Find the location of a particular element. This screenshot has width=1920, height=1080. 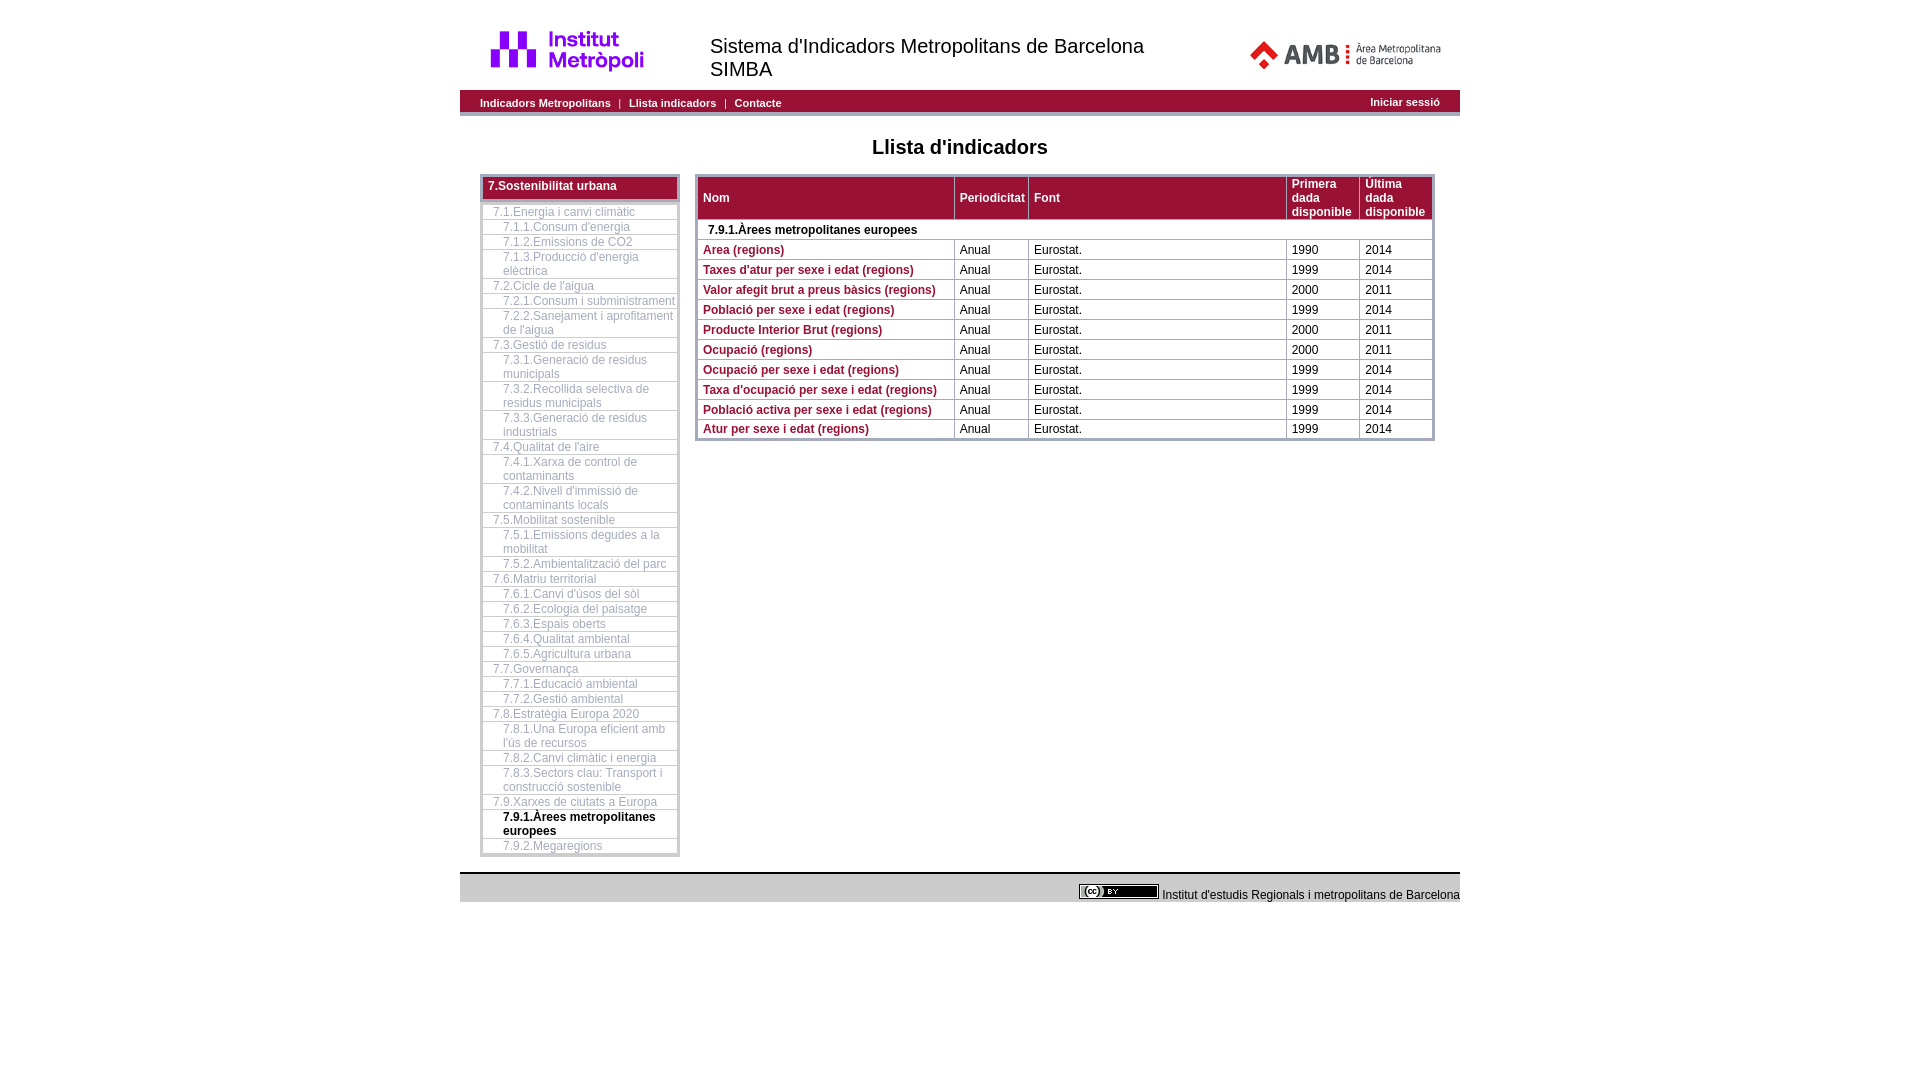

'7.6.Matriu territorial' is located at coordinates (544, 578).